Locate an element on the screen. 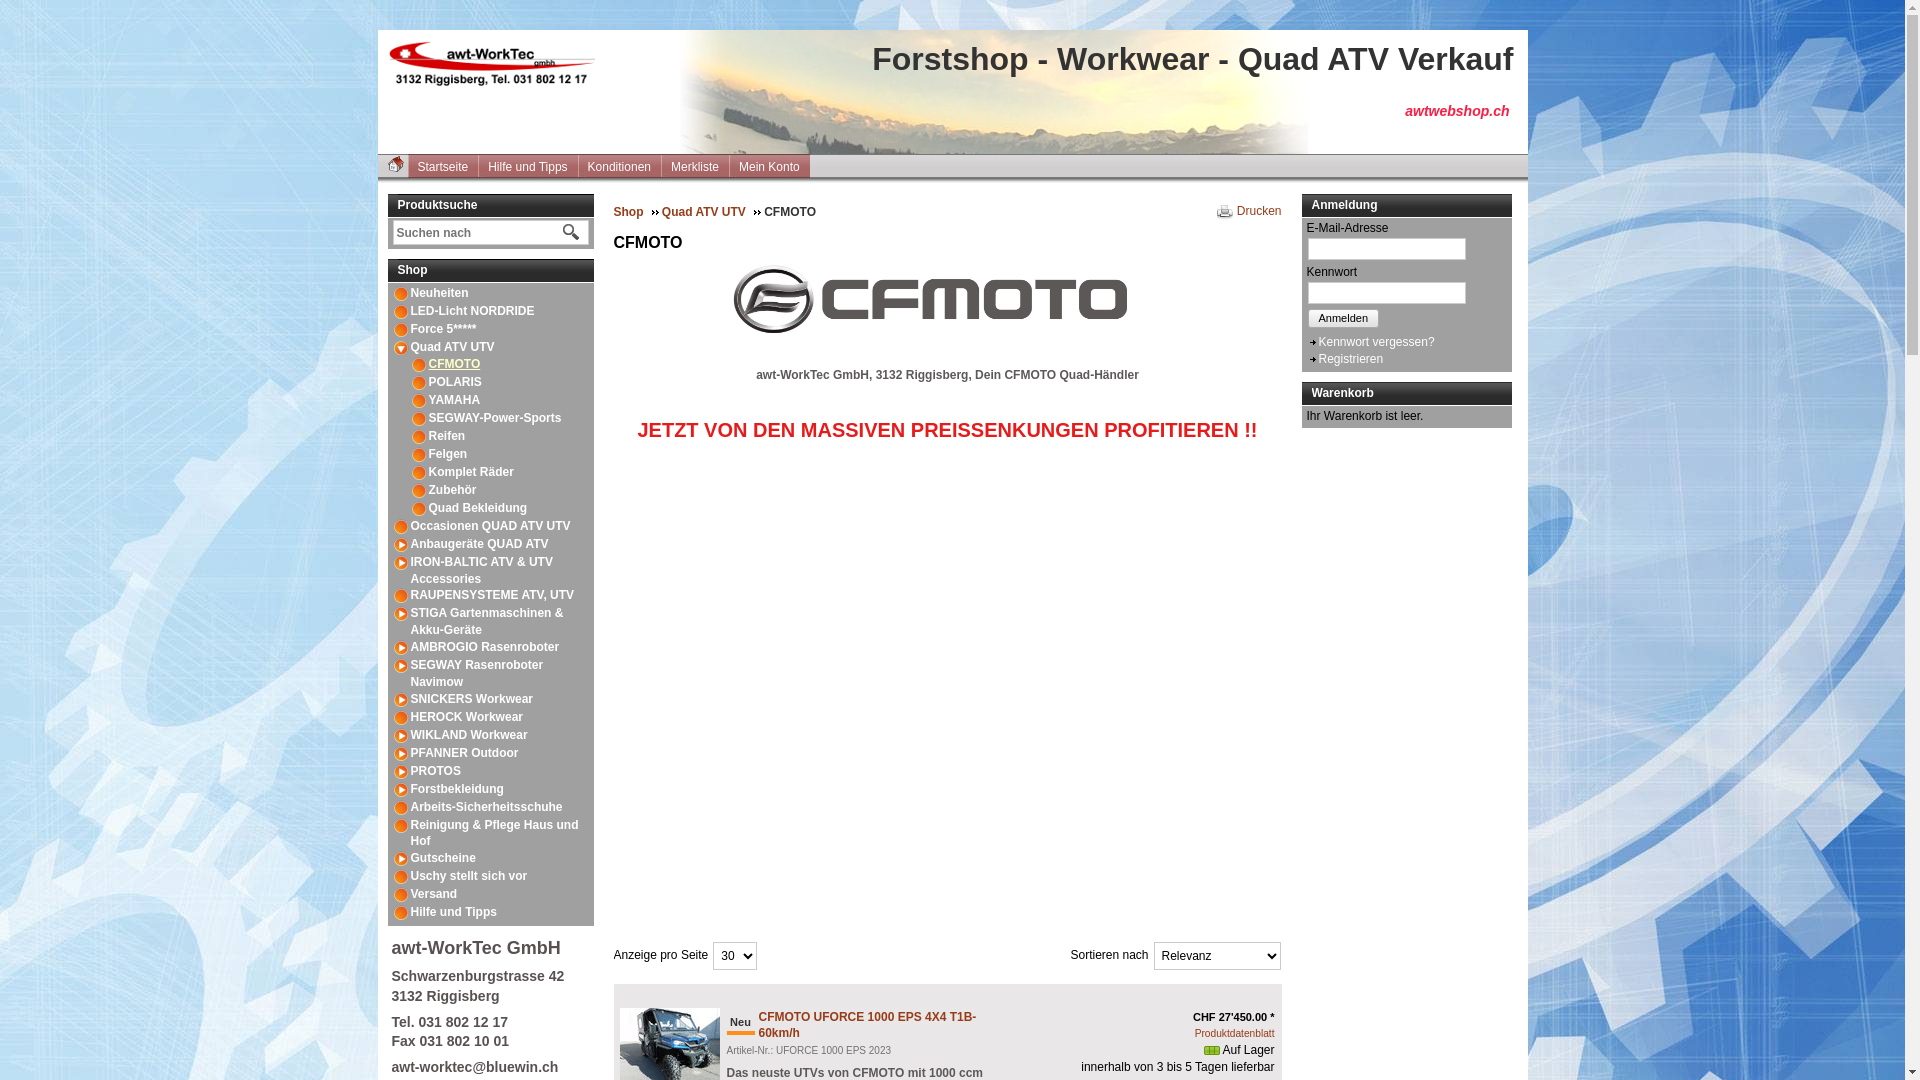 This screenshot has width=1920, height=1080. 'Forstshop - Workwear - Quad ATV Verkauf' is located at coordinates (502, 67).